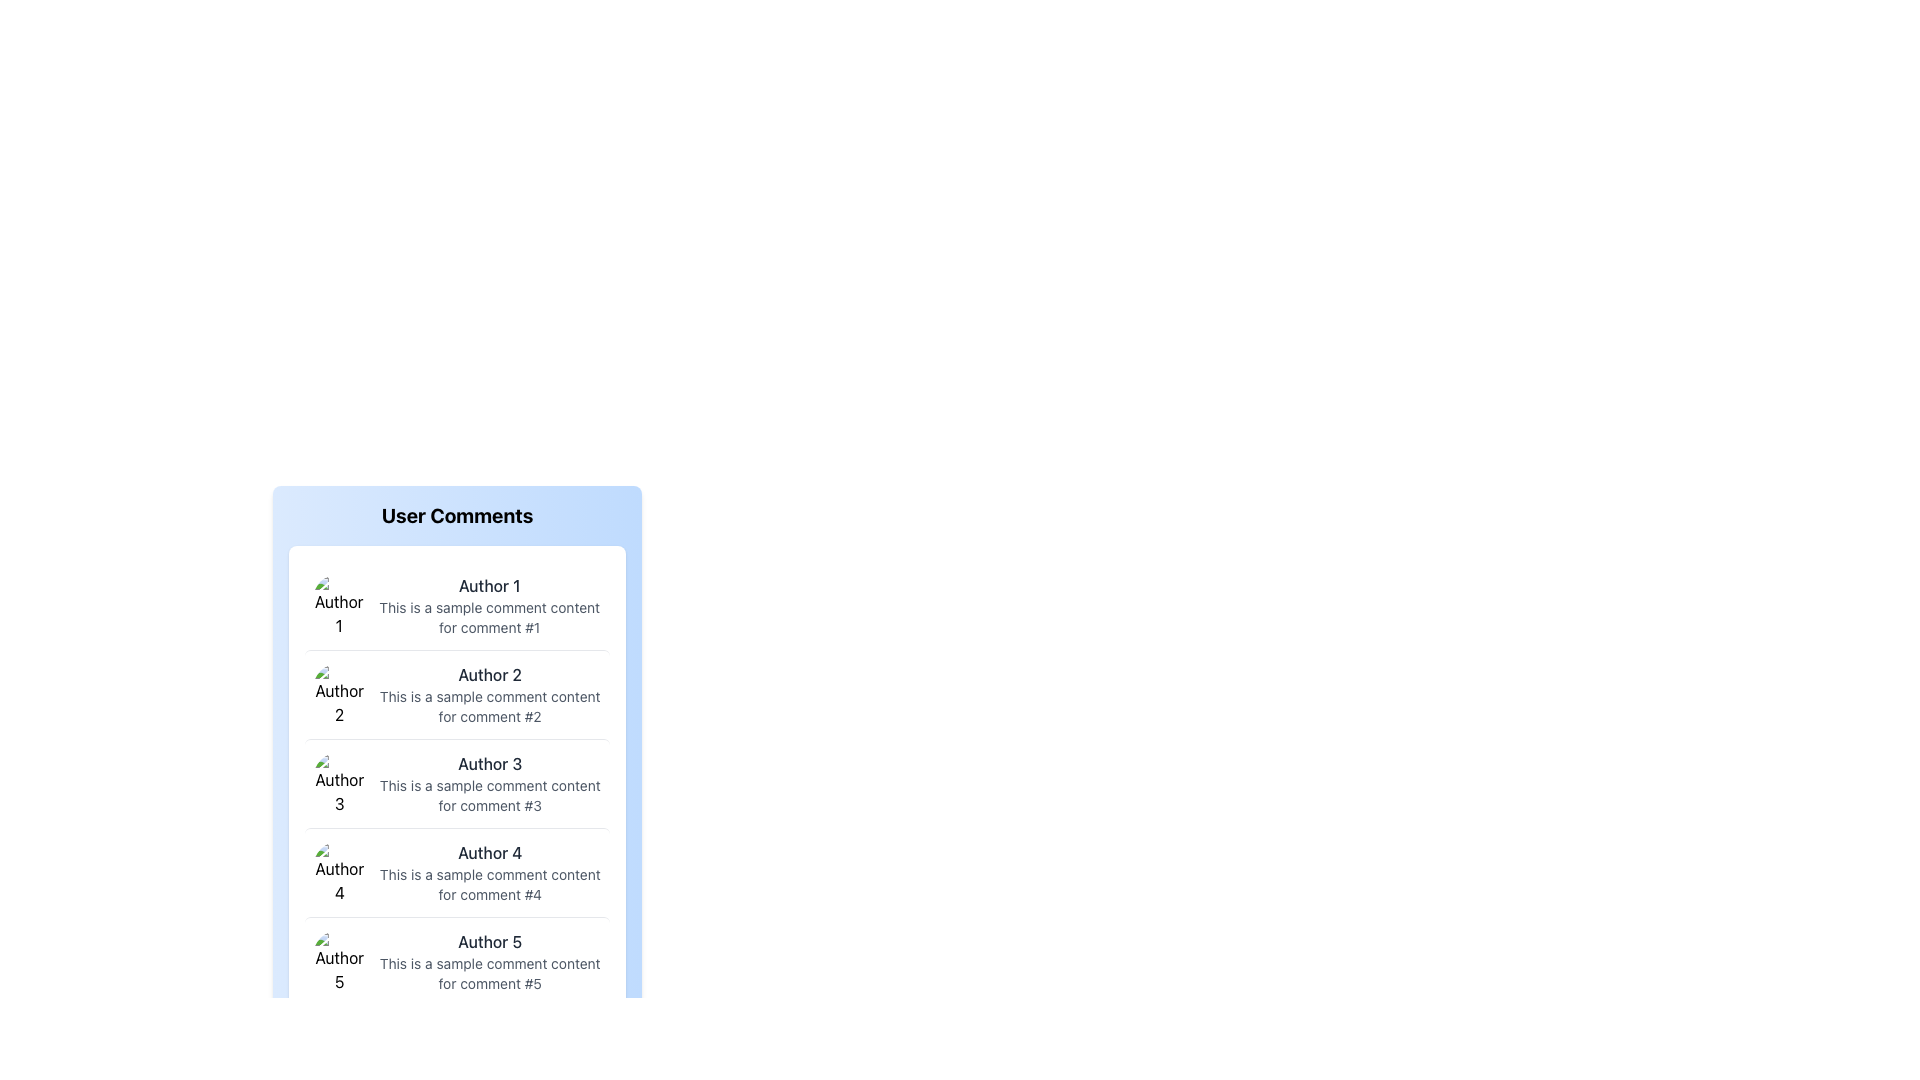 The height and width of the screenshot is (1080, 1920). I want to click on the profile picture or user avatar of the first user in the comment section, which is a small circular image aligned with 'Author 1', so click(339, 604).